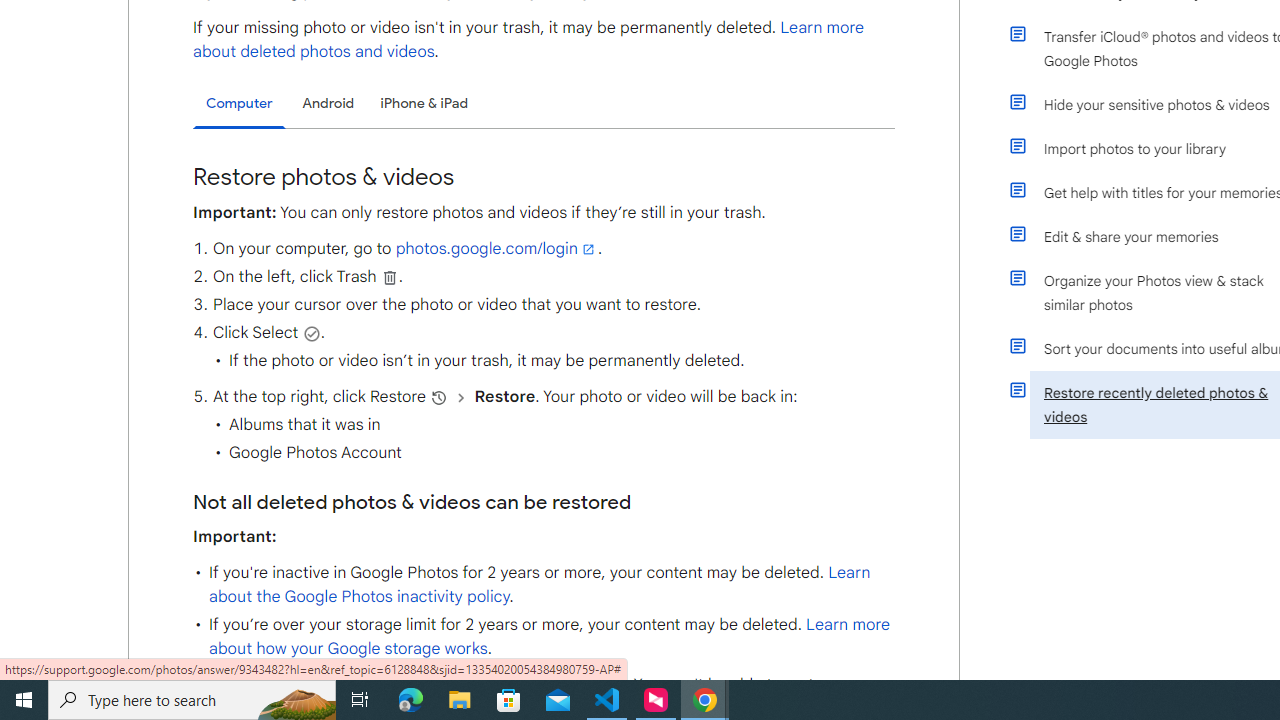 The image size is (1280, 720). I want to click on 'Android', so click(328, 103).